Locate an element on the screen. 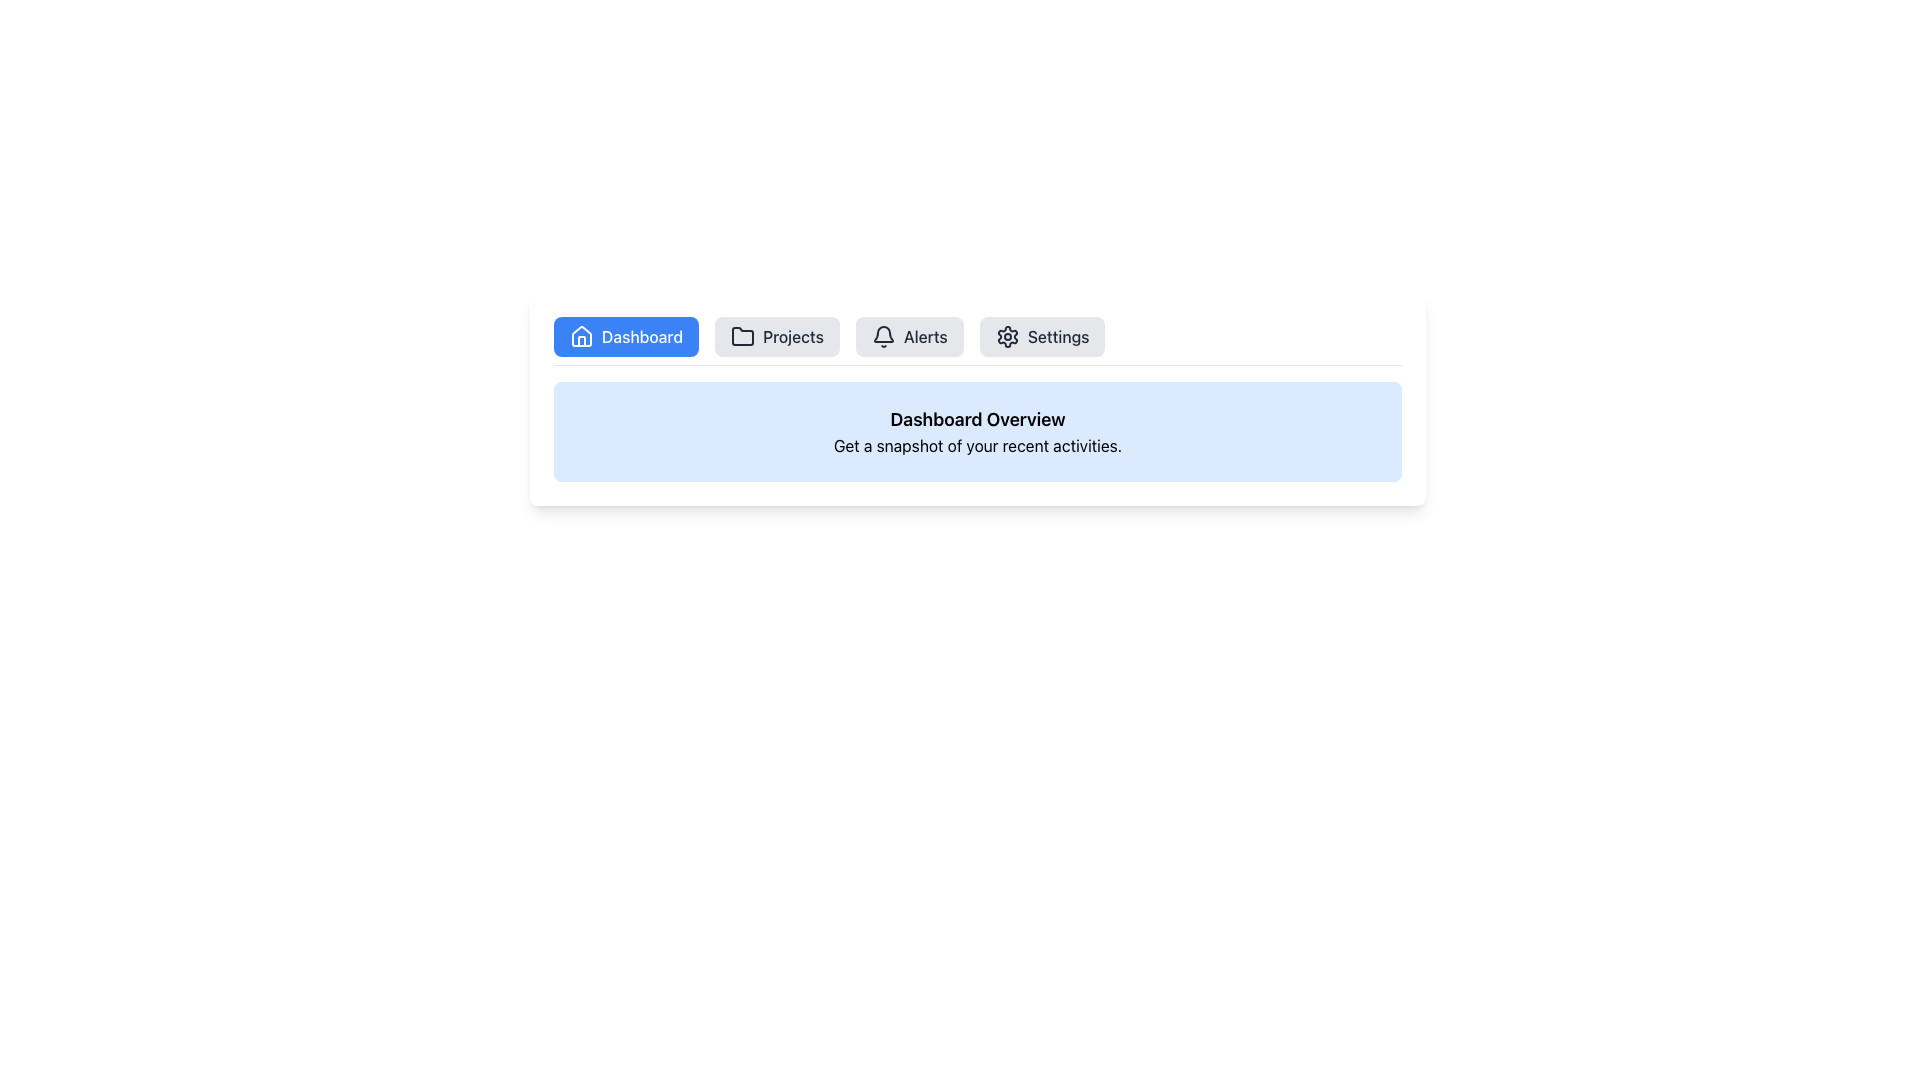 The image size is (1920, 1080). the roof icon of the house within the 'Dashboard' button on the navigation bar is located at coordinates (580, 334).